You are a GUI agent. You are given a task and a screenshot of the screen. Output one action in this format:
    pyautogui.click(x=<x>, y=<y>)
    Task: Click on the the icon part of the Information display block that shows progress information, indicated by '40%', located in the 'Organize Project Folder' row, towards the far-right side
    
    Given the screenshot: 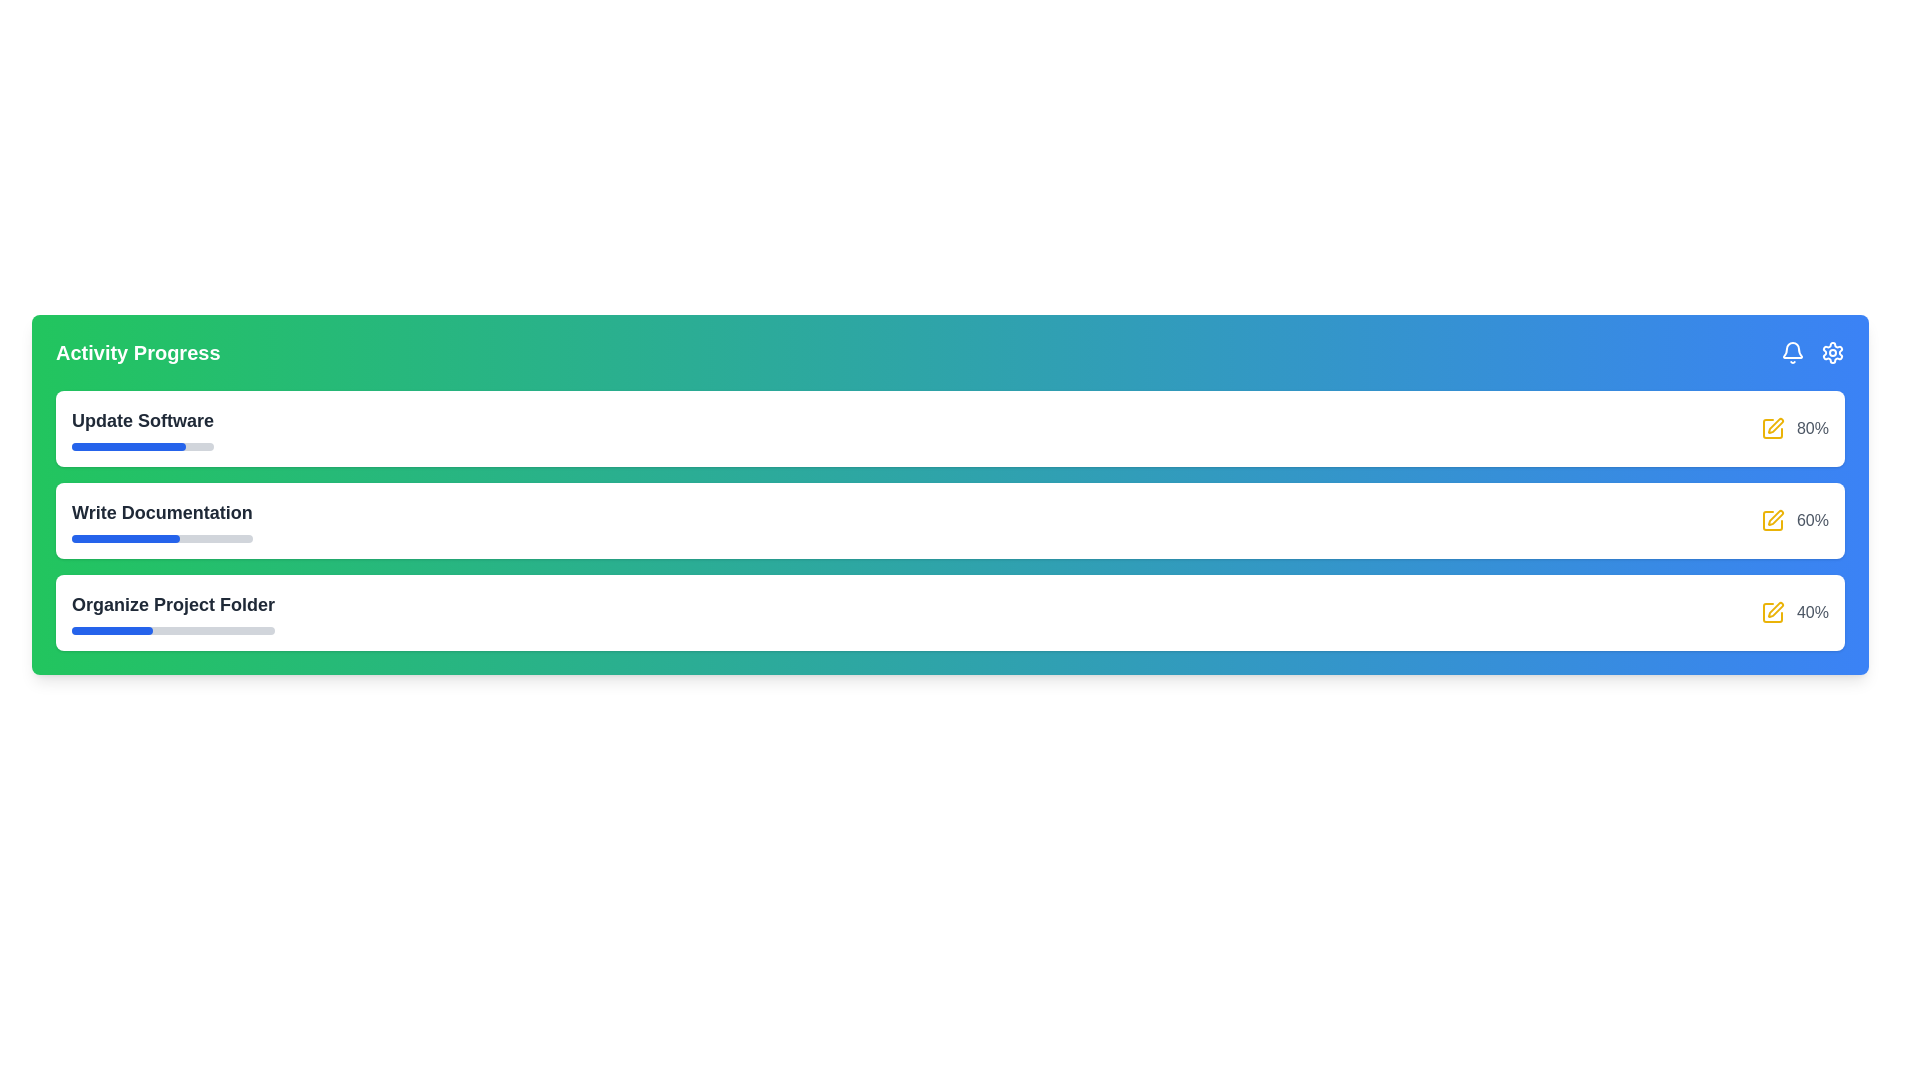 What is the action you would take?
    pyautogui.click(x=1795, y=612)
    